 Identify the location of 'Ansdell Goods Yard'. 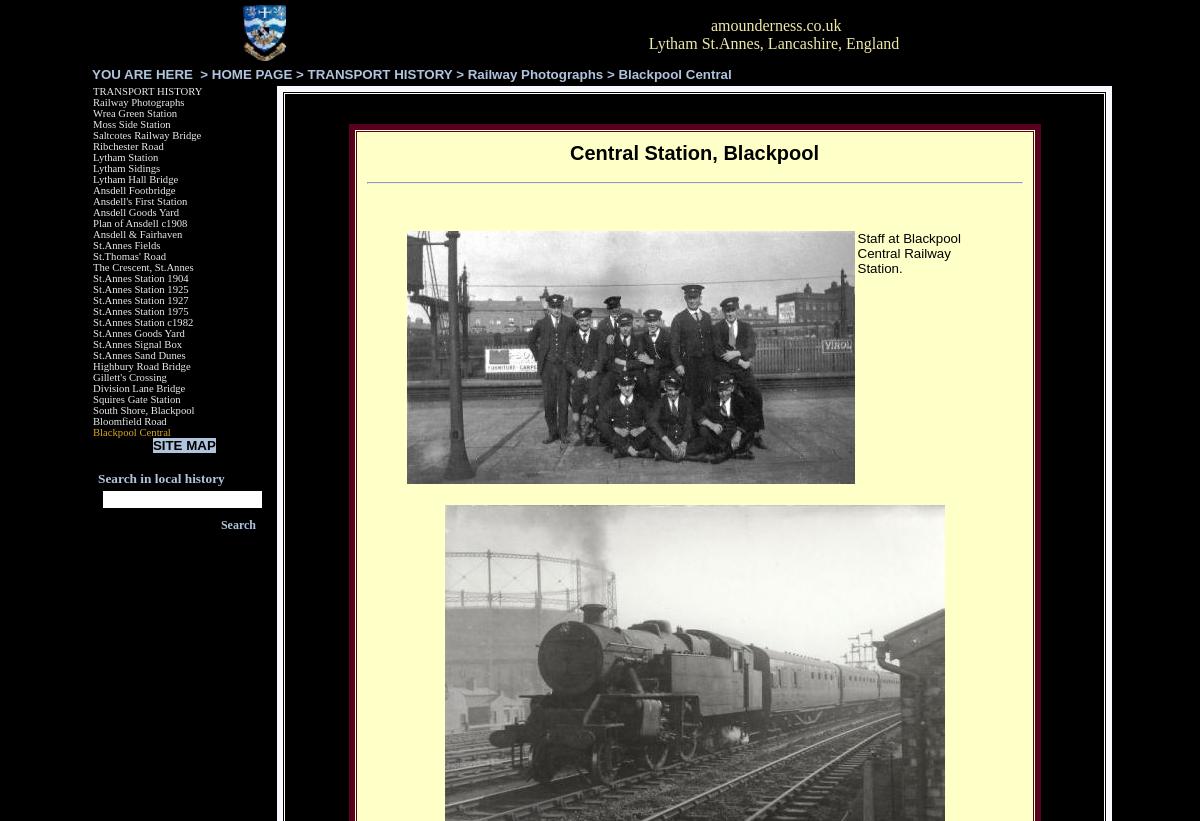
(135, 211).